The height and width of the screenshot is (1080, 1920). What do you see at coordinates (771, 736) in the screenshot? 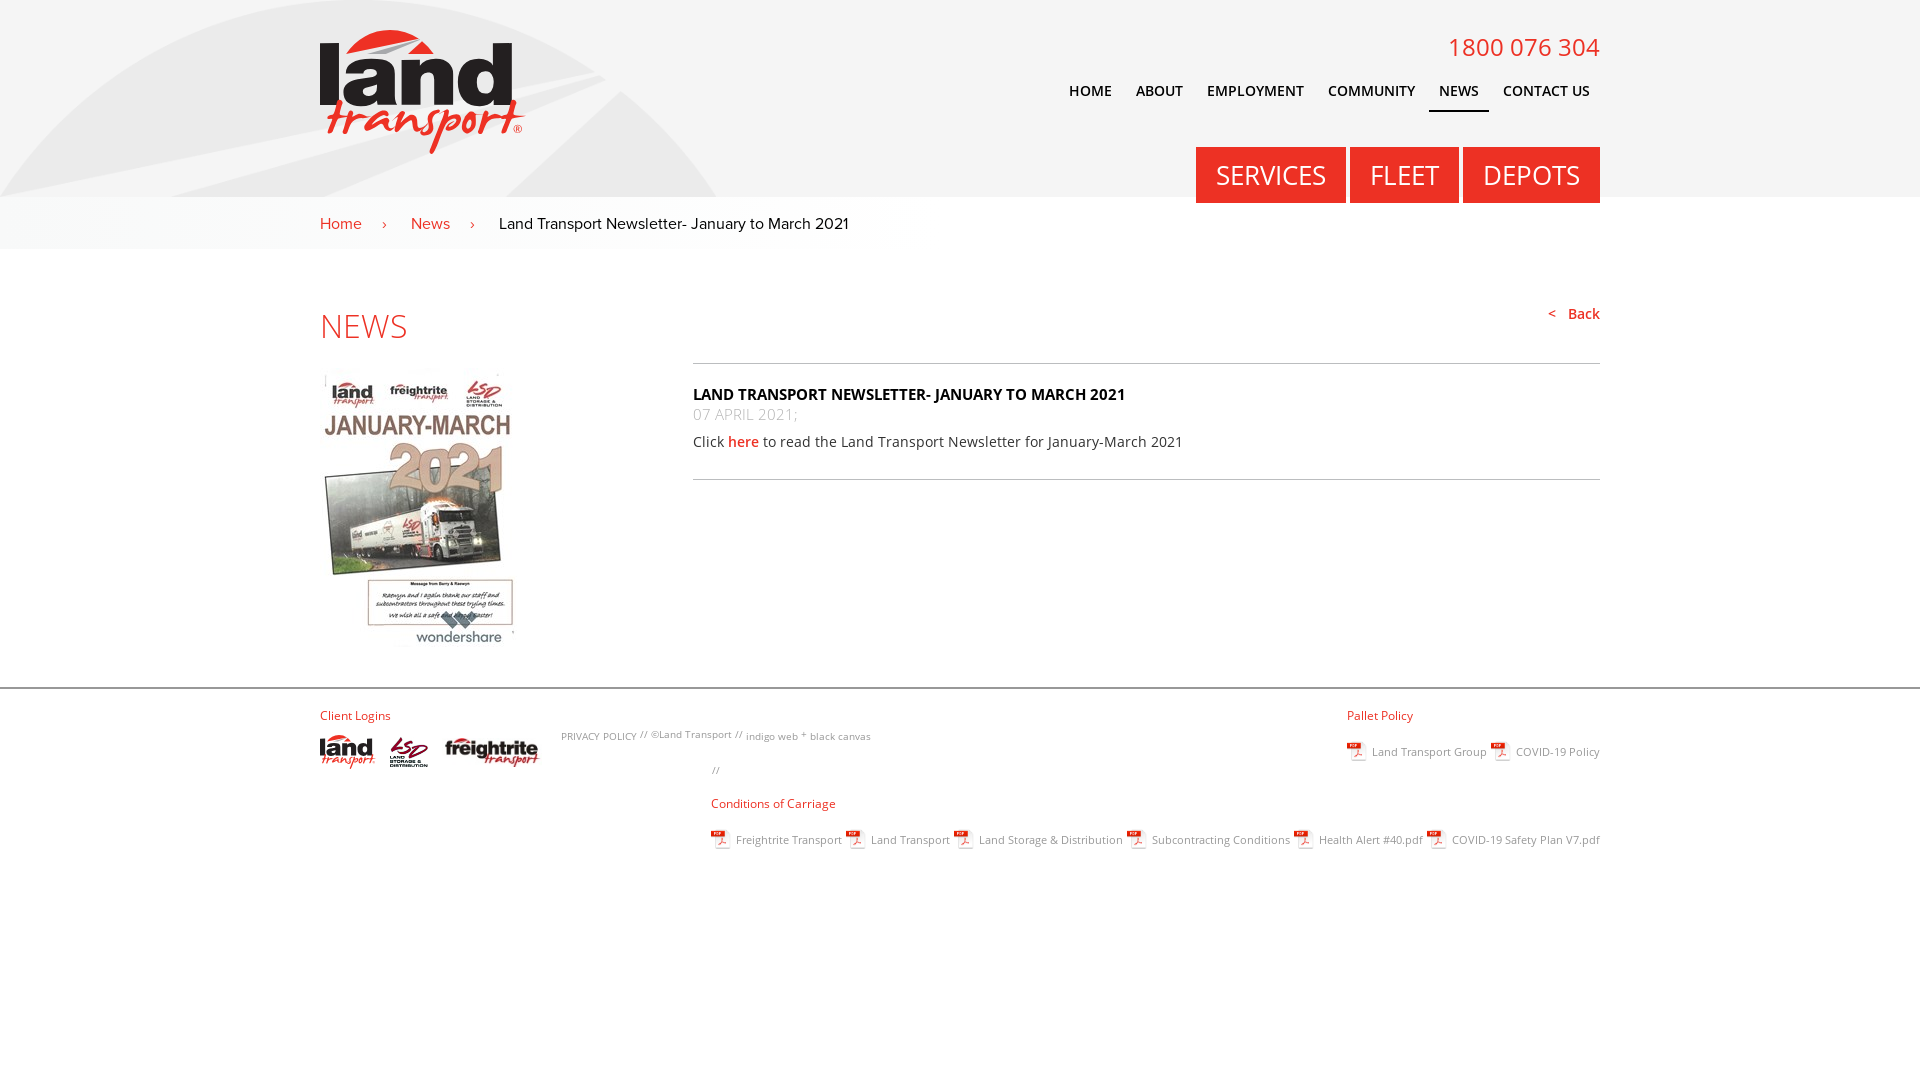
I see `'indigo web'` at bounding box center [771, 736].